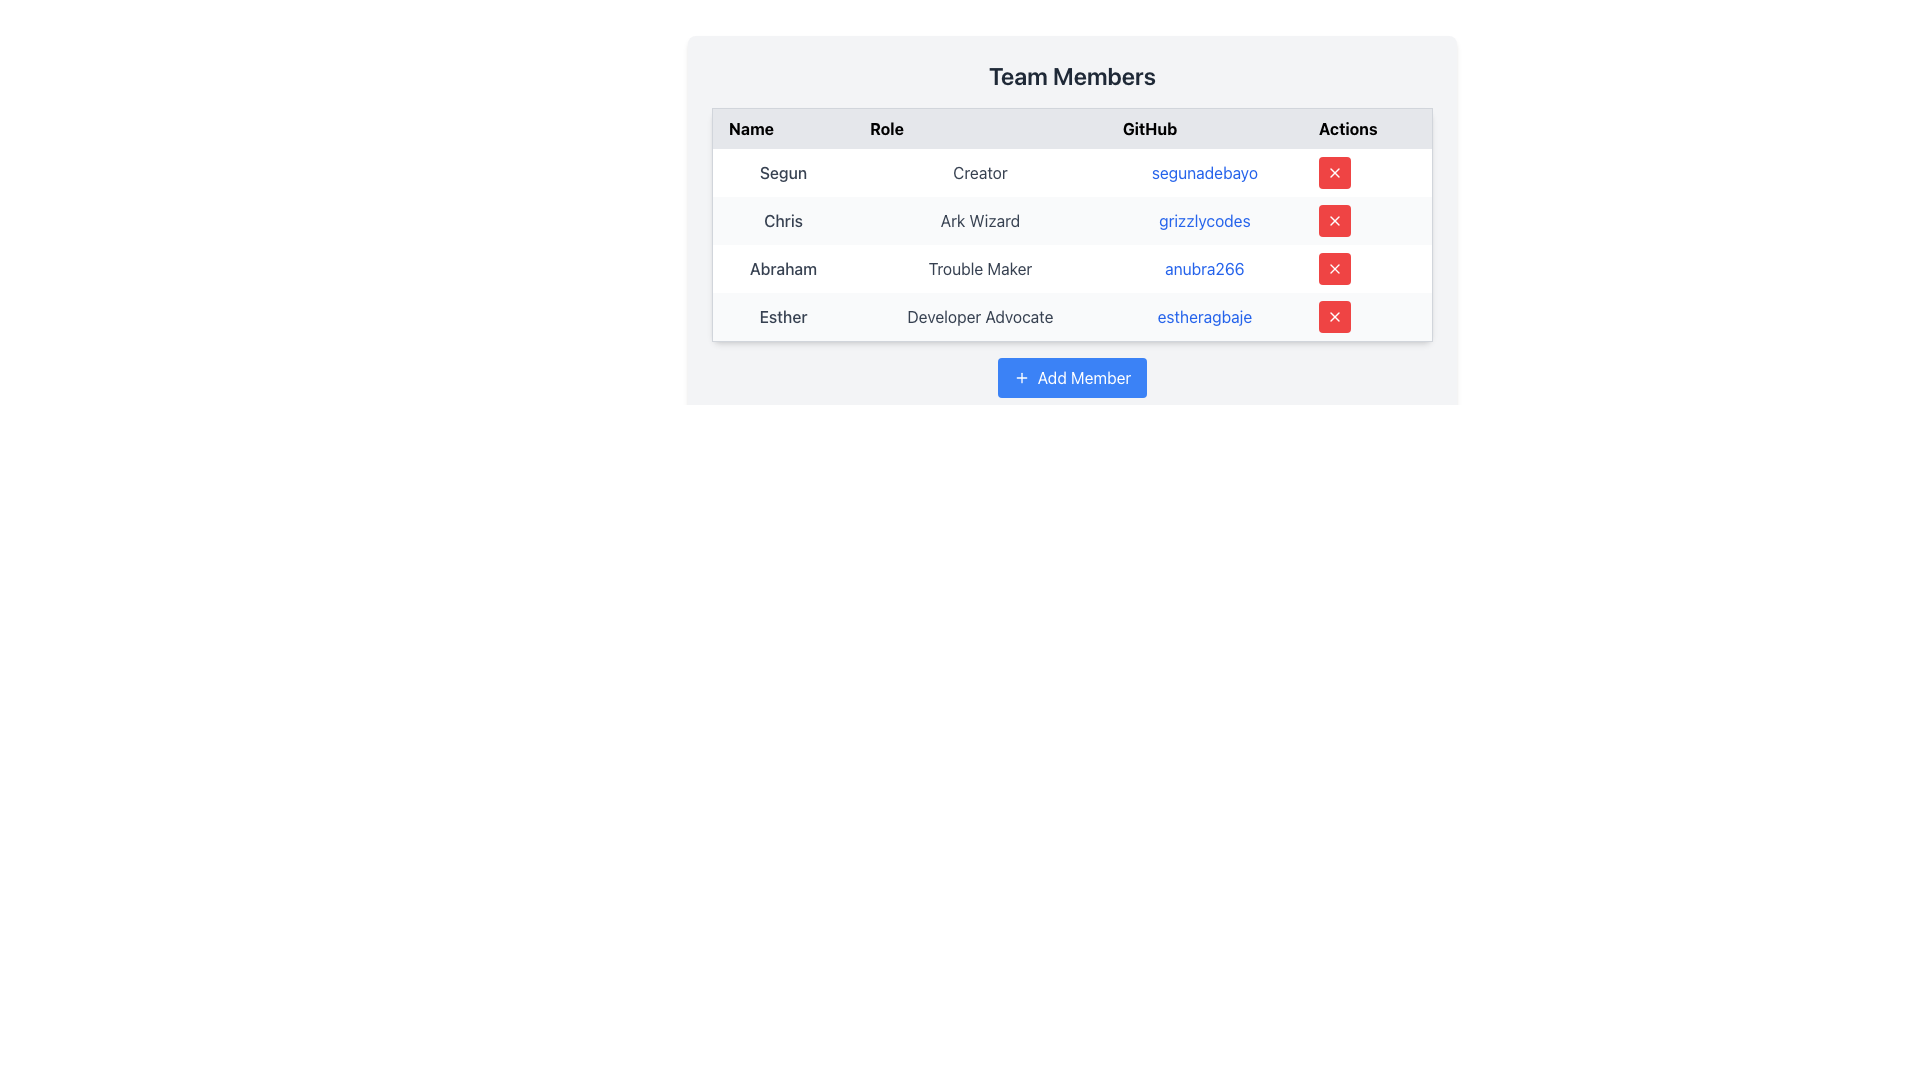 The width and height of the screenshot is (1920, 1080). I want to click on the close icon button resembling an 'X' in the 'Actions' column for the row corresponding to 'Abraham' (GitHub username 'anubra266'), so click(1334, 268).